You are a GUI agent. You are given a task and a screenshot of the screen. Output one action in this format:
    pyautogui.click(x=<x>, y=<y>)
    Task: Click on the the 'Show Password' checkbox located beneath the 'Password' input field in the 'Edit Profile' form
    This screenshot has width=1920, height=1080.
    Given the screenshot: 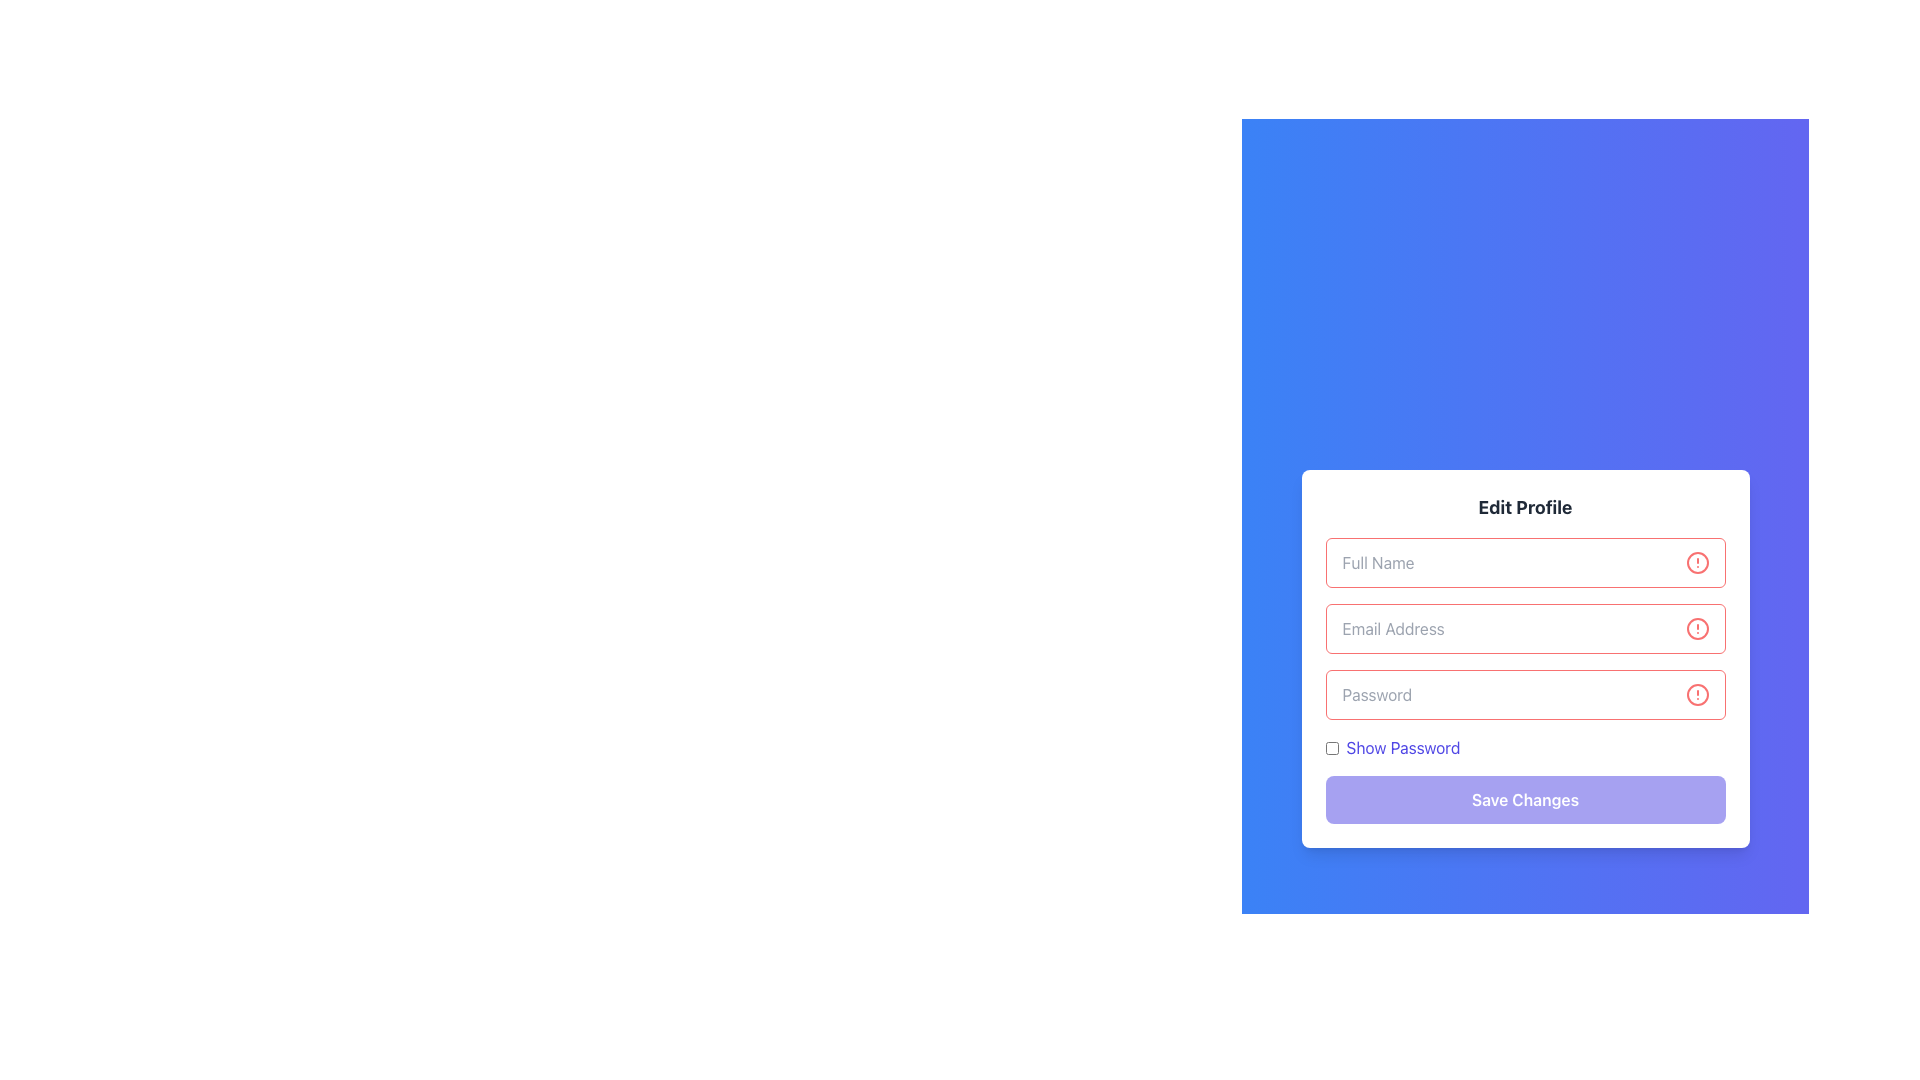 What is the action you would take?
    pyautogui.click(x=1524, y=748)
    